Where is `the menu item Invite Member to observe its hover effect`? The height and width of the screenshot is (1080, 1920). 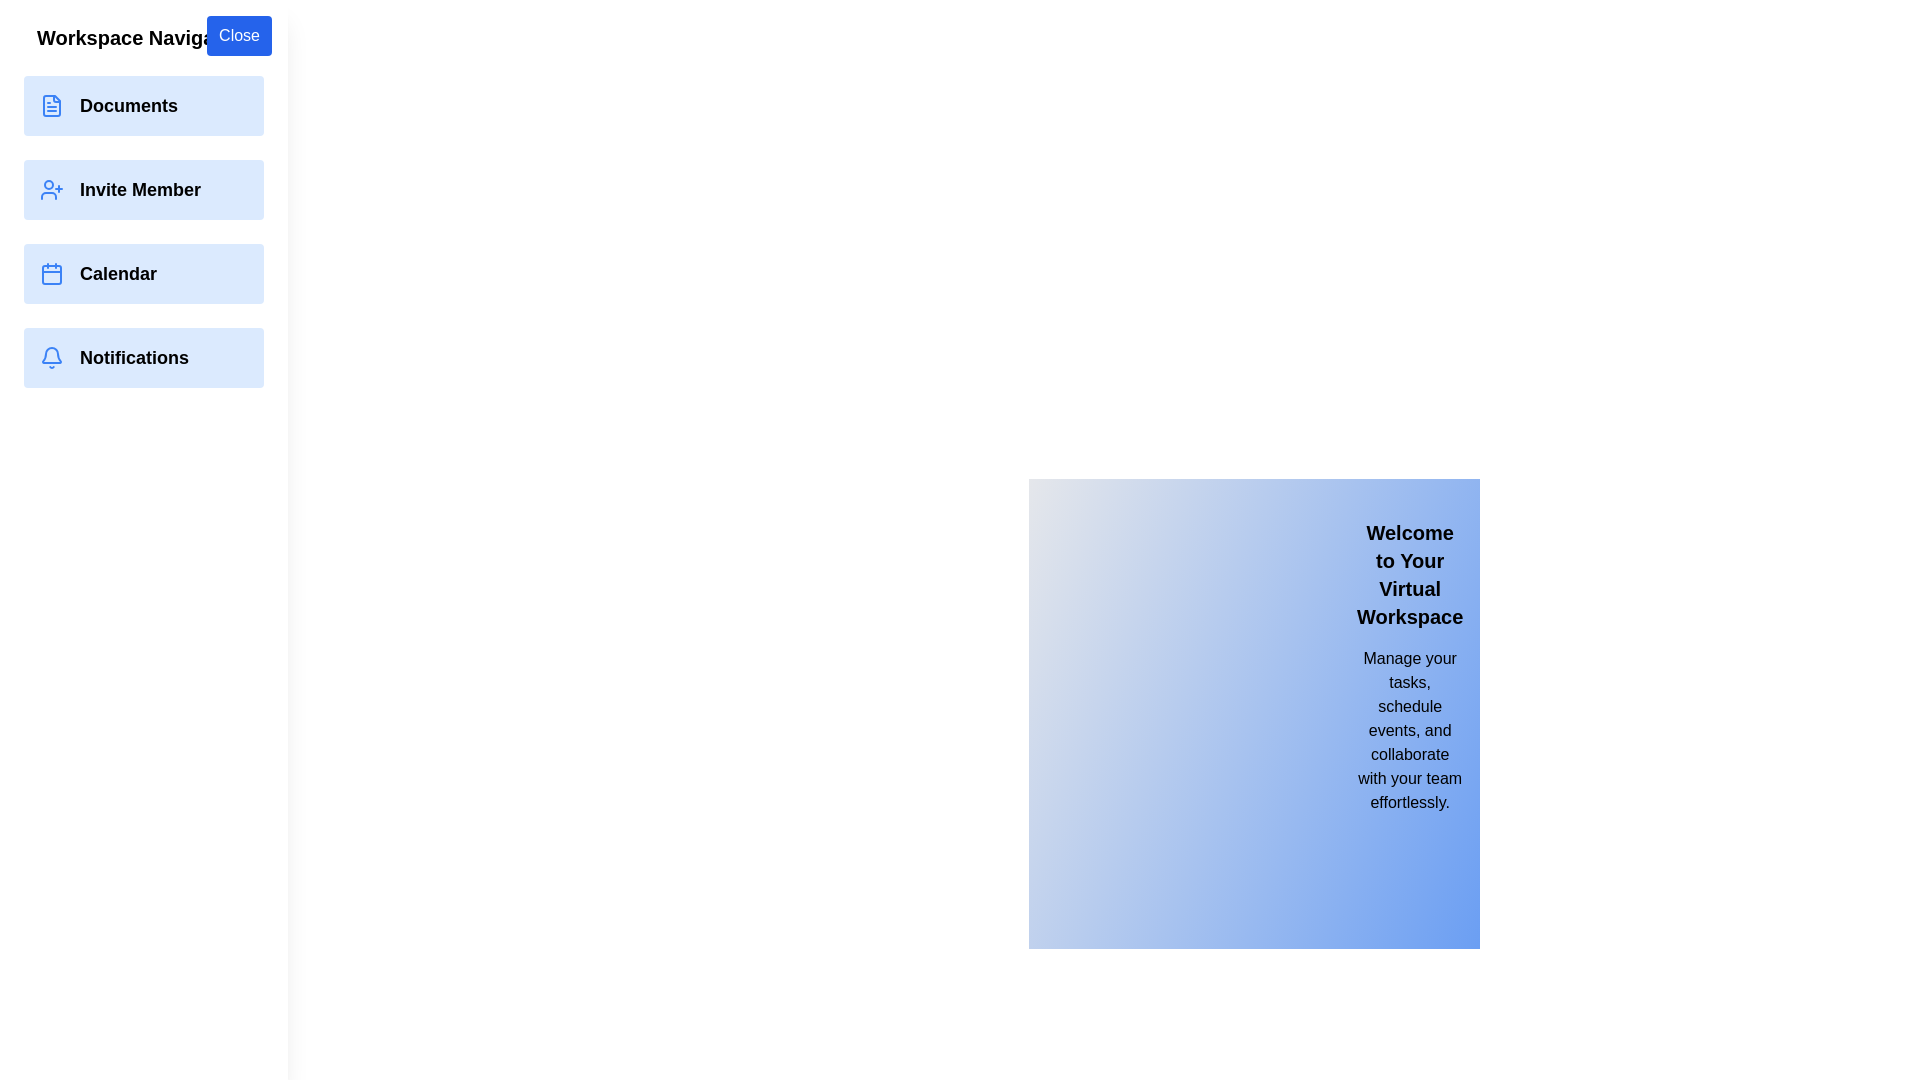 the menu item Invite Member to observe its hover effect is located at coordinates (143, 189).